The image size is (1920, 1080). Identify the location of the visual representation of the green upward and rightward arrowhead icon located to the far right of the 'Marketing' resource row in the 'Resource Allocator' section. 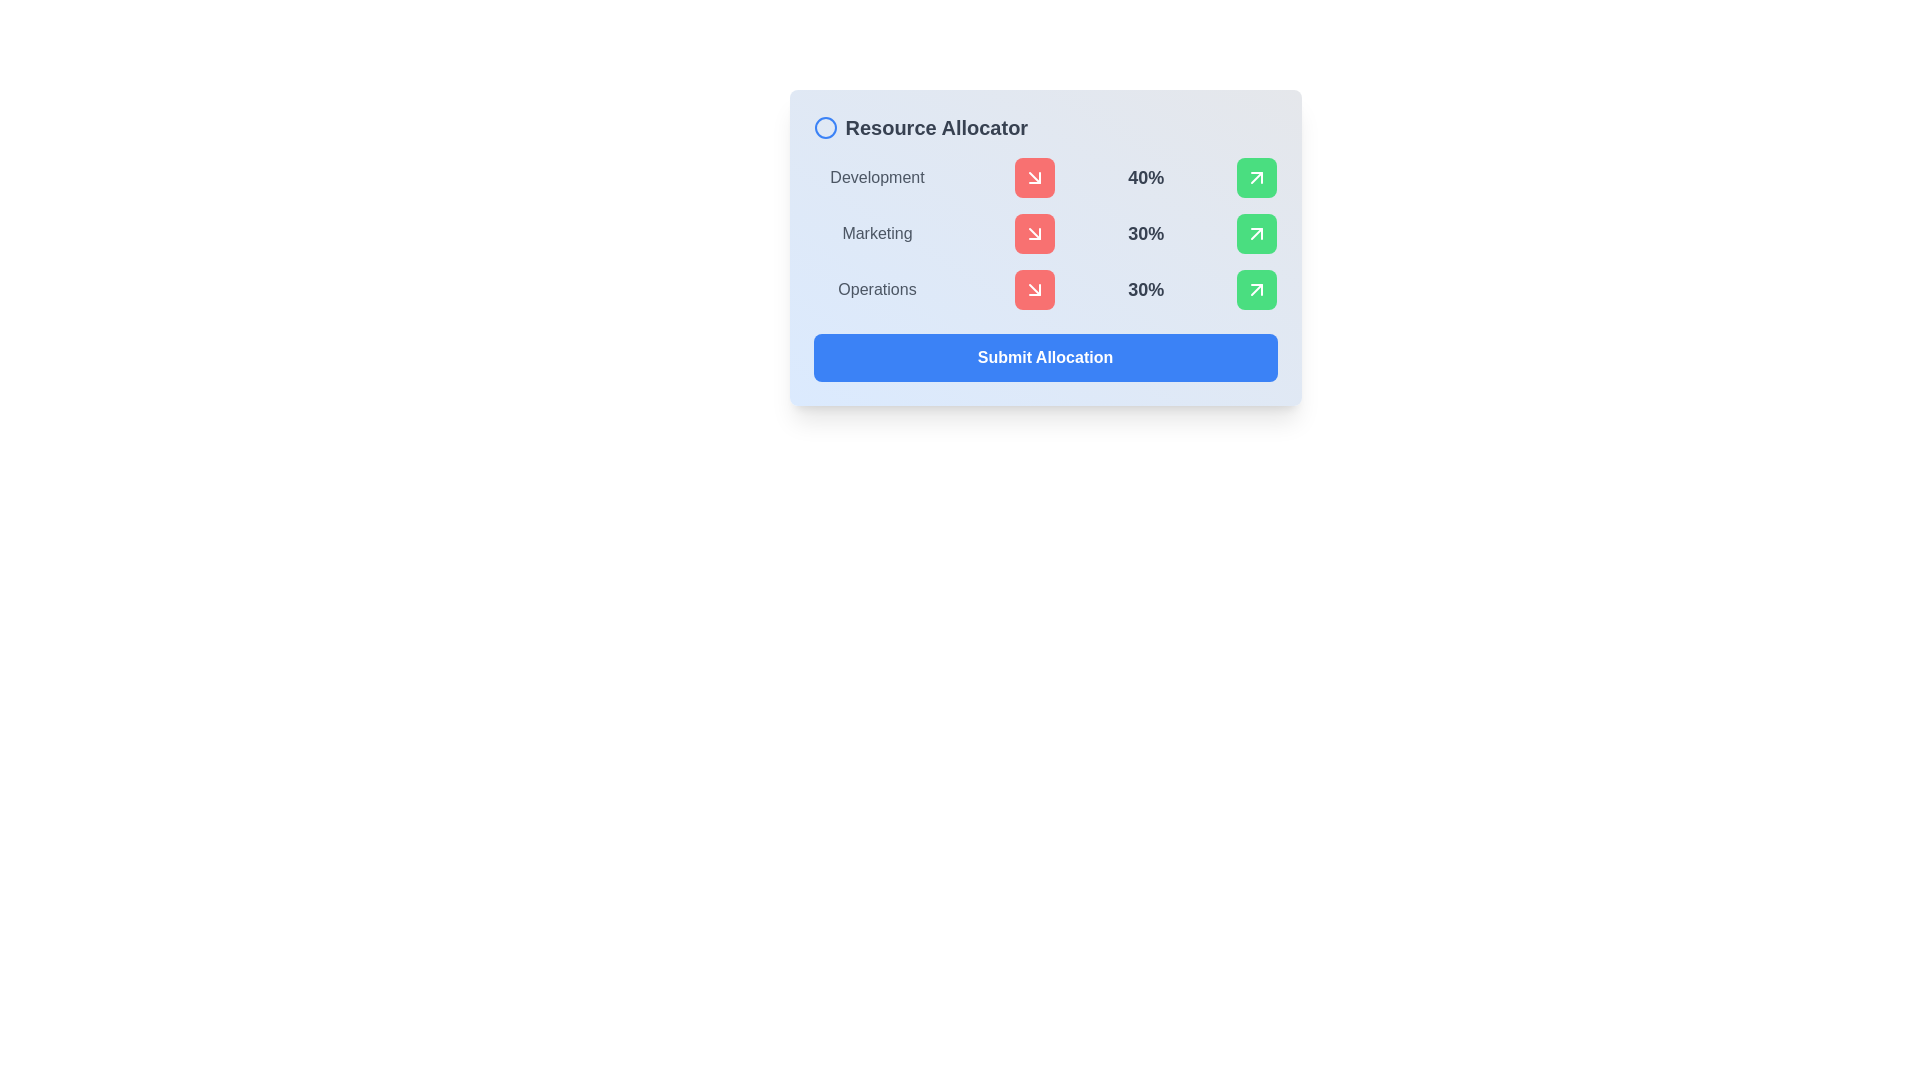
(1256, 233).